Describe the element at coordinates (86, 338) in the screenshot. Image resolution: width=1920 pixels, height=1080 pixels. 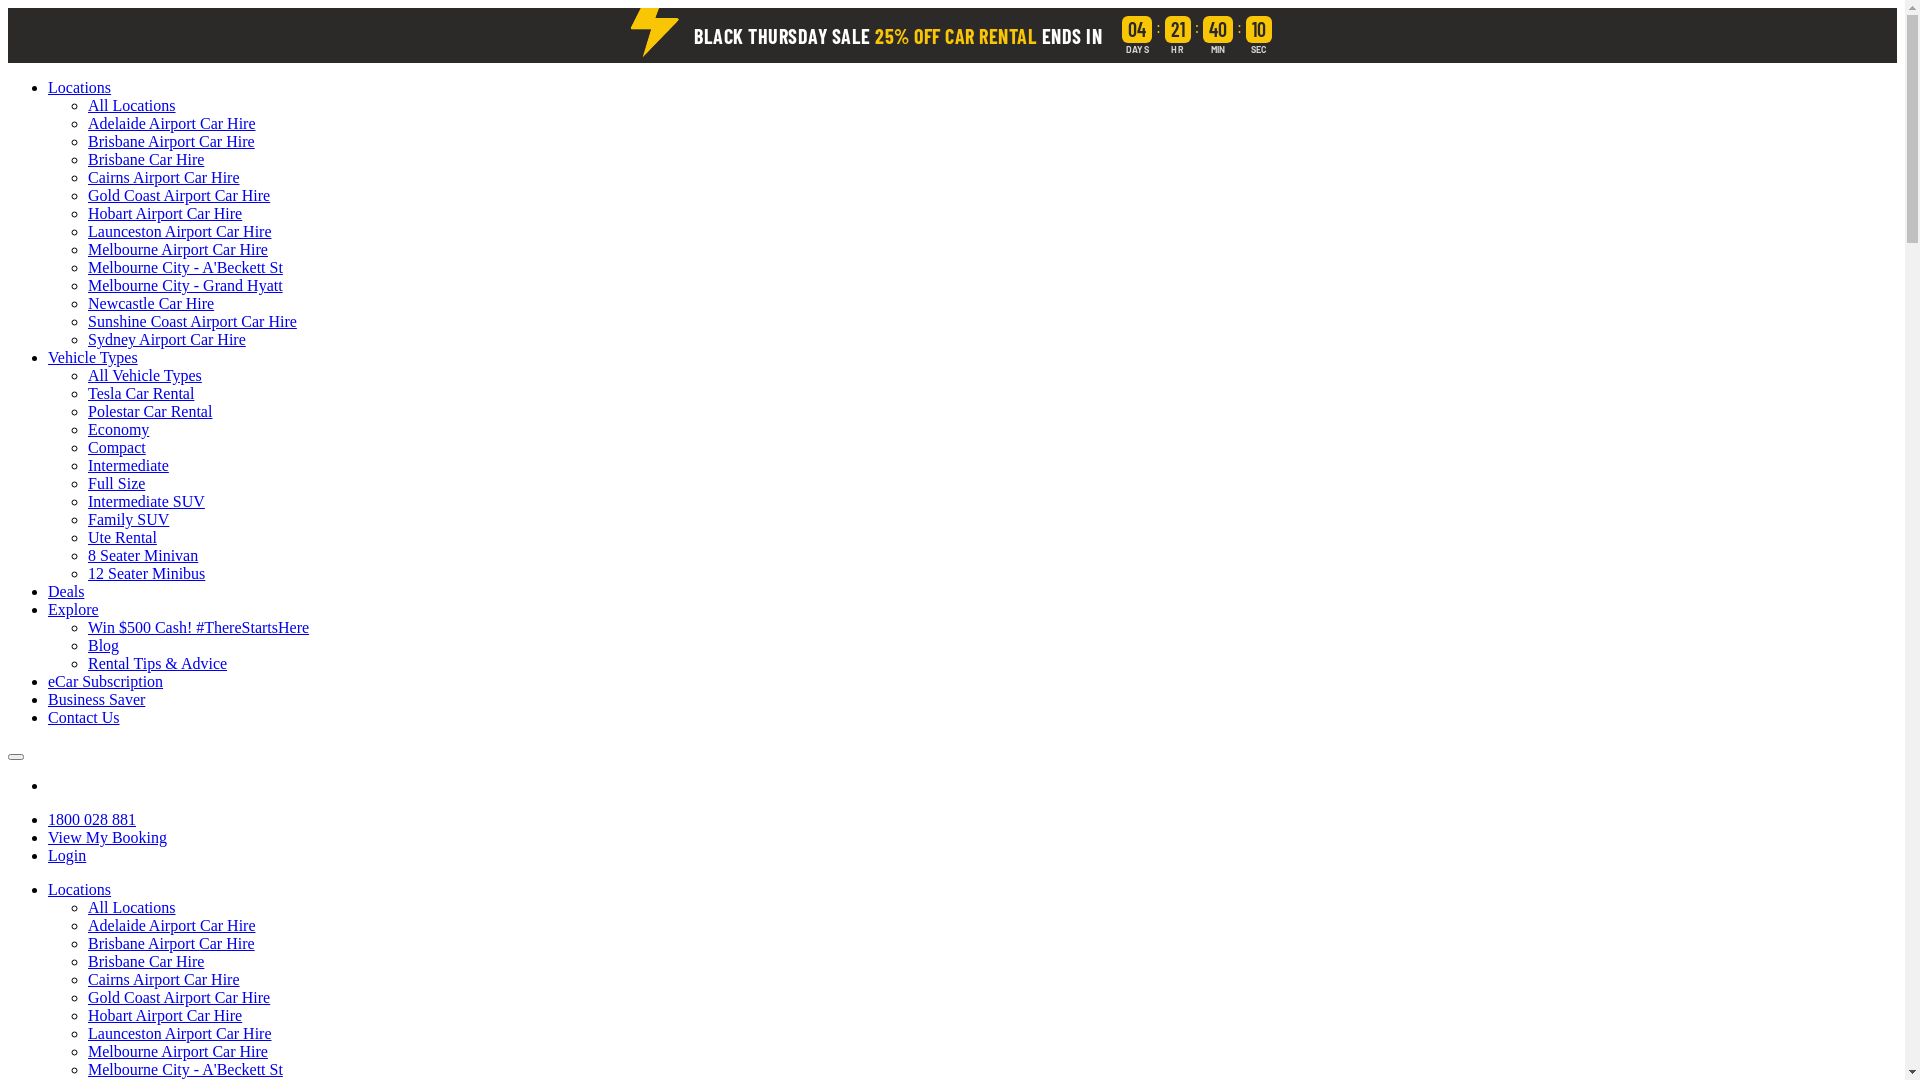
I see `'Sydney Airport Car Hire'` at that location.